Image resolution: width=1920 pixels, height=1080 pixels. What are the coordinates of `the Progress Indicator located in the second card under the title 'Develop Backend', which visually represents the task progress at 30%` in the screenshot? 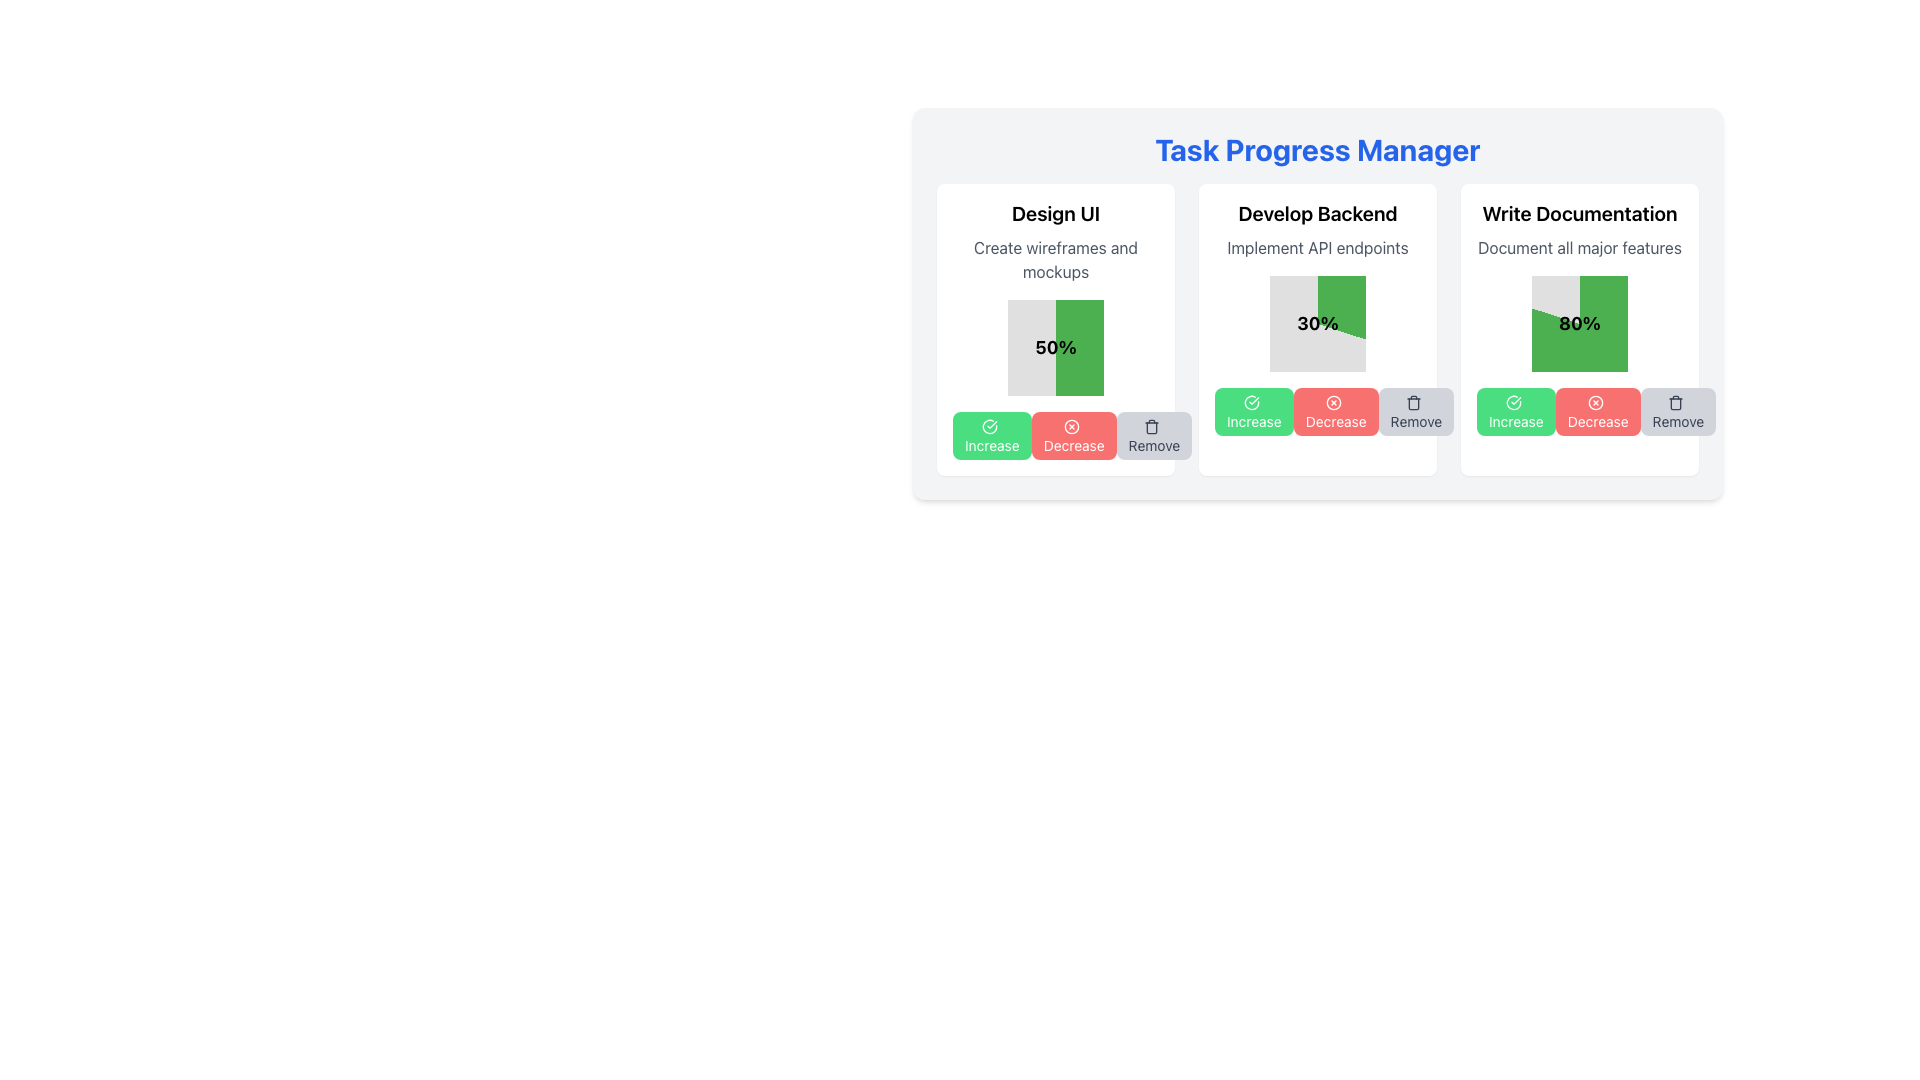 It's located at (1318, 323).